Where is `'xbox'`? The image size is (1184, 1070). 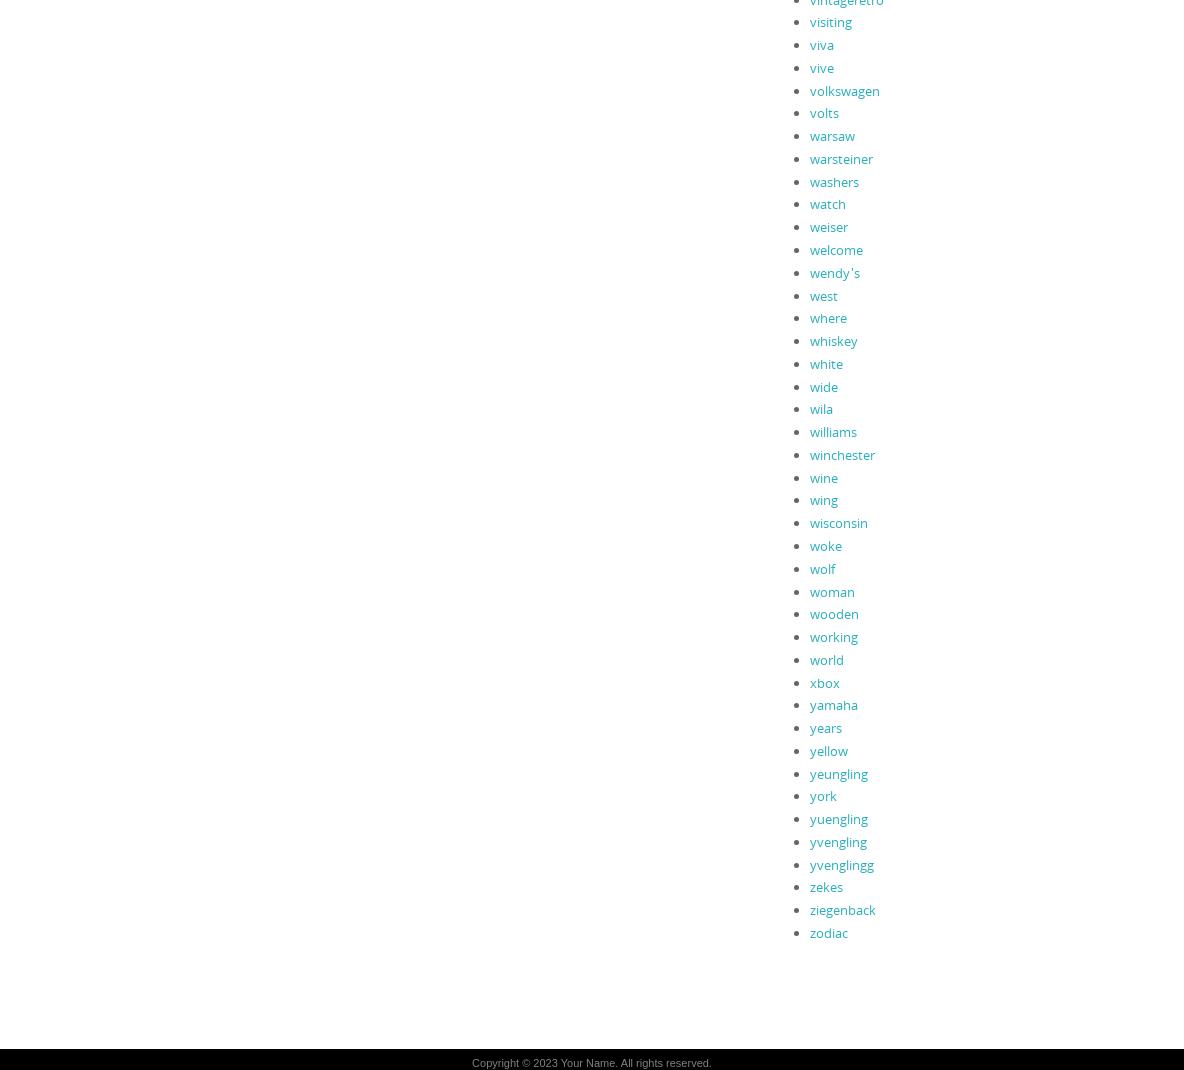 'xbox' is located at coordinates (808, 682).